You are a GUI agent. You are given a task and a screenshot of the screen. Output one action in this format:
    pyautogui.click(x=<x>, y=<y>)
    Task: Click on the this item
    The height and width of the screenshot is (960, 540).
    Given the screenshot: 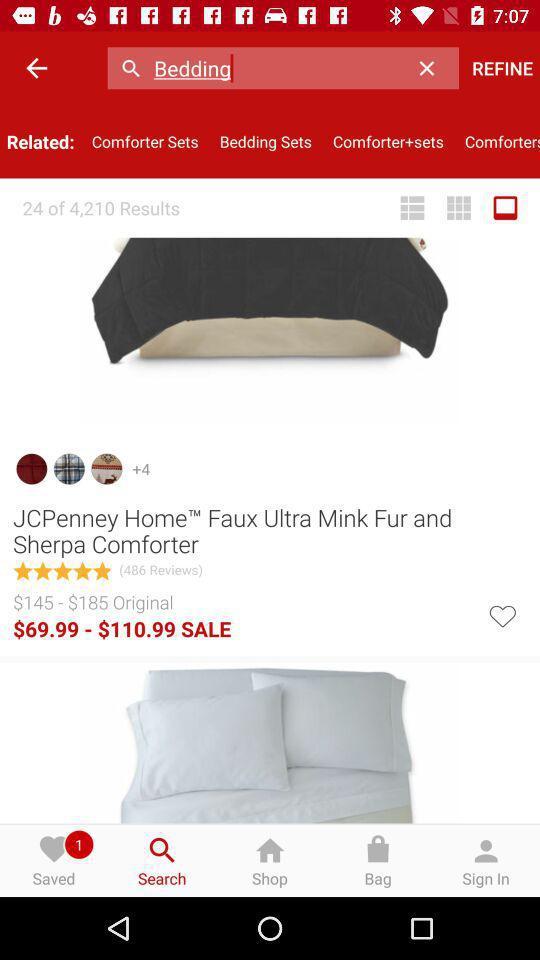 What is the action you would take?
    pyautogui.click(x=501, y=613)
    